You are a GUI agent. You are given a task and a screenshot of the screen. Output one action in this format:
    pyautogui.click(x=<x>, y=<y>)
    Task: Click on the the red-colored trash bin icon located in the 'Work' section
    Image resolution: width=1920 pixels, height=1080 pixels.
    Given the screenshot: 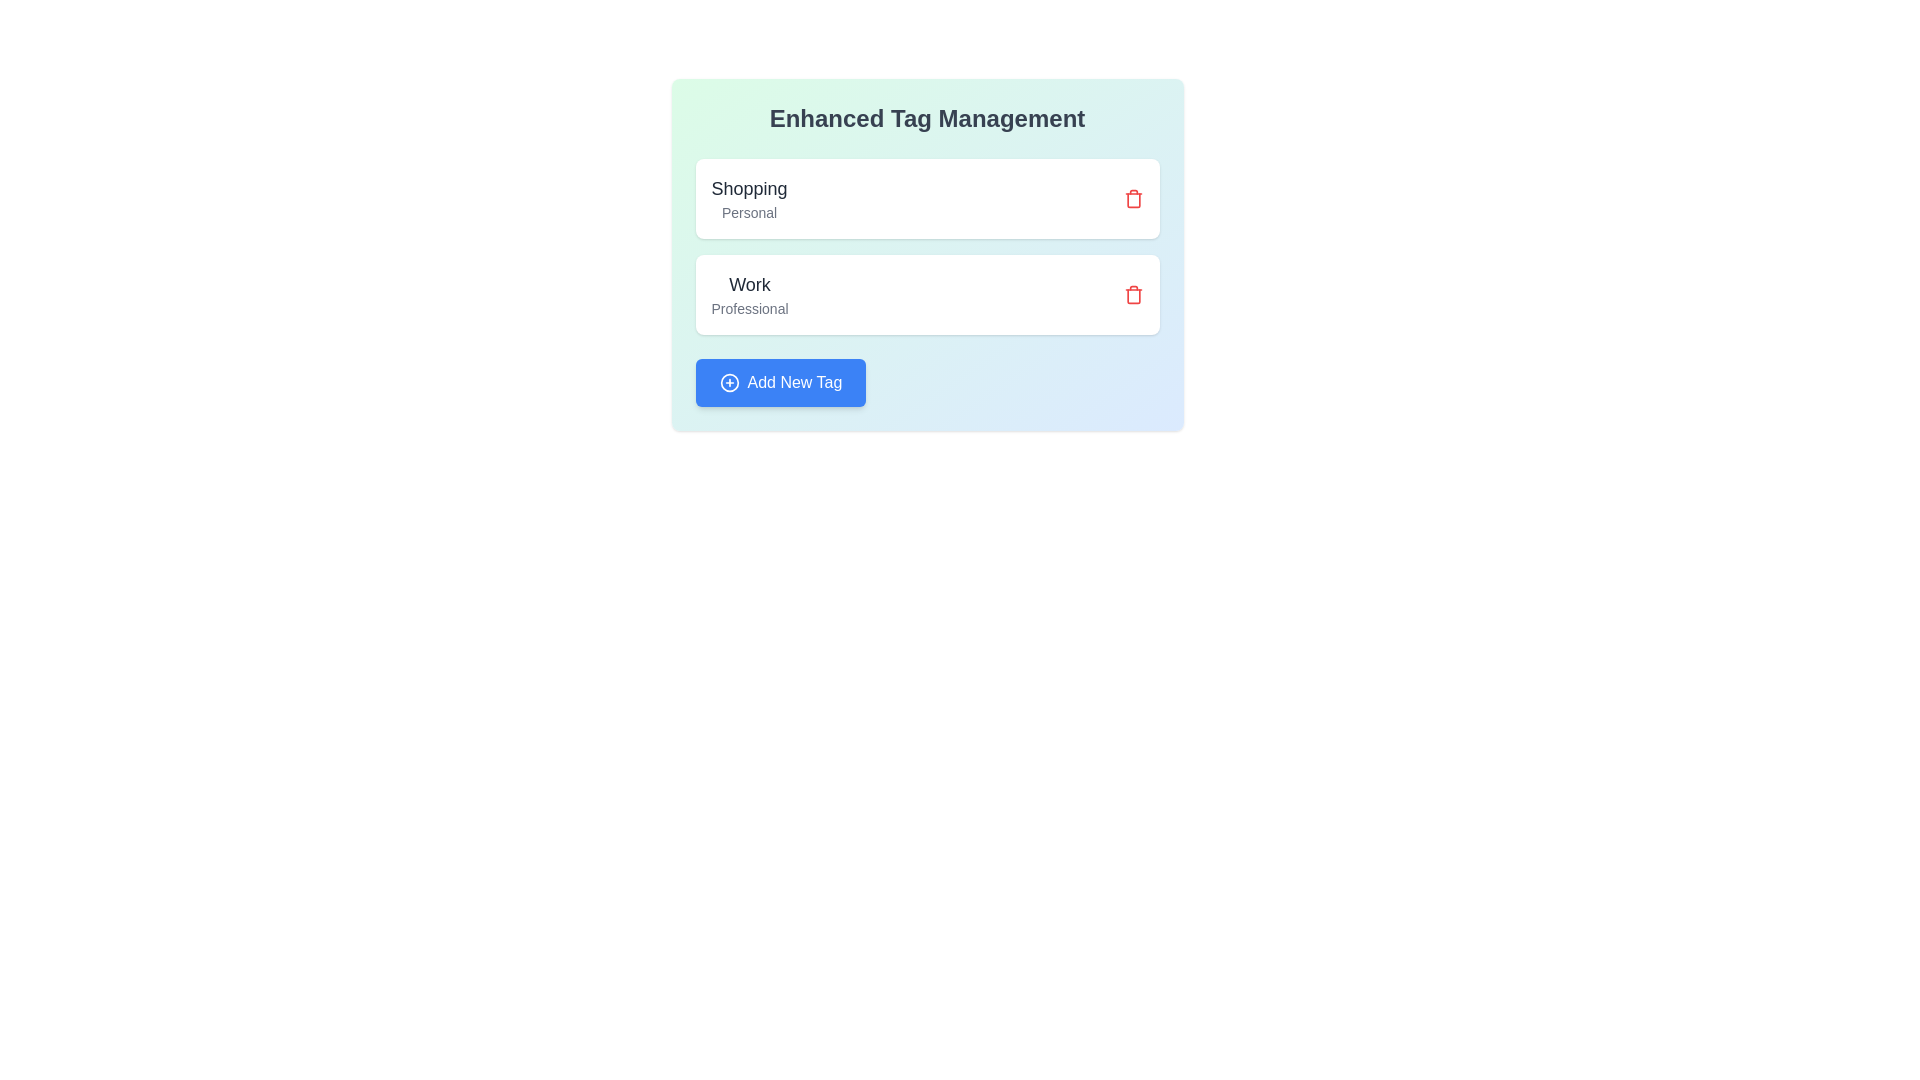 What is the action you would take?
    pyautogui.click(x=1133, y=294)
    